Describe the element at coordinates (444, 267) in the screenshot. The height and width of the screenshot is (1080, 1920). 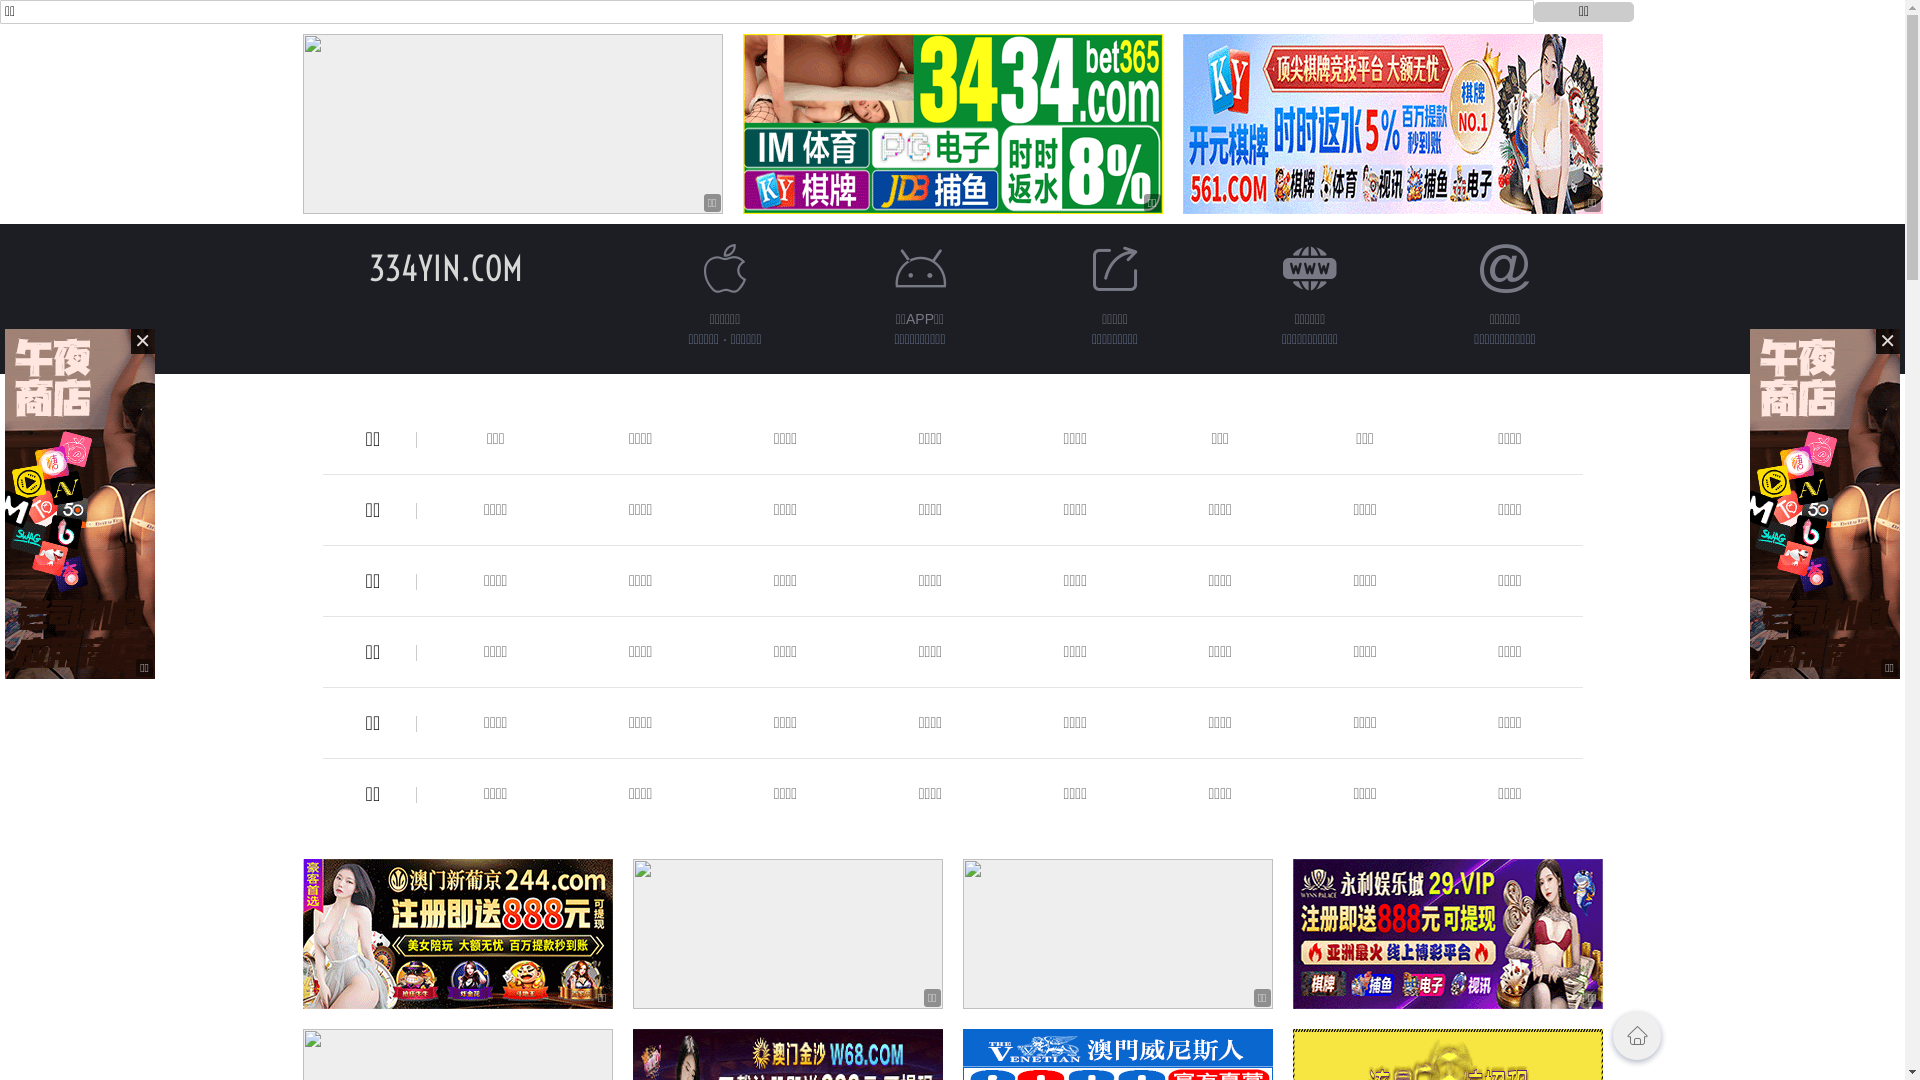
I see `'334YIN.COM'` at that location.